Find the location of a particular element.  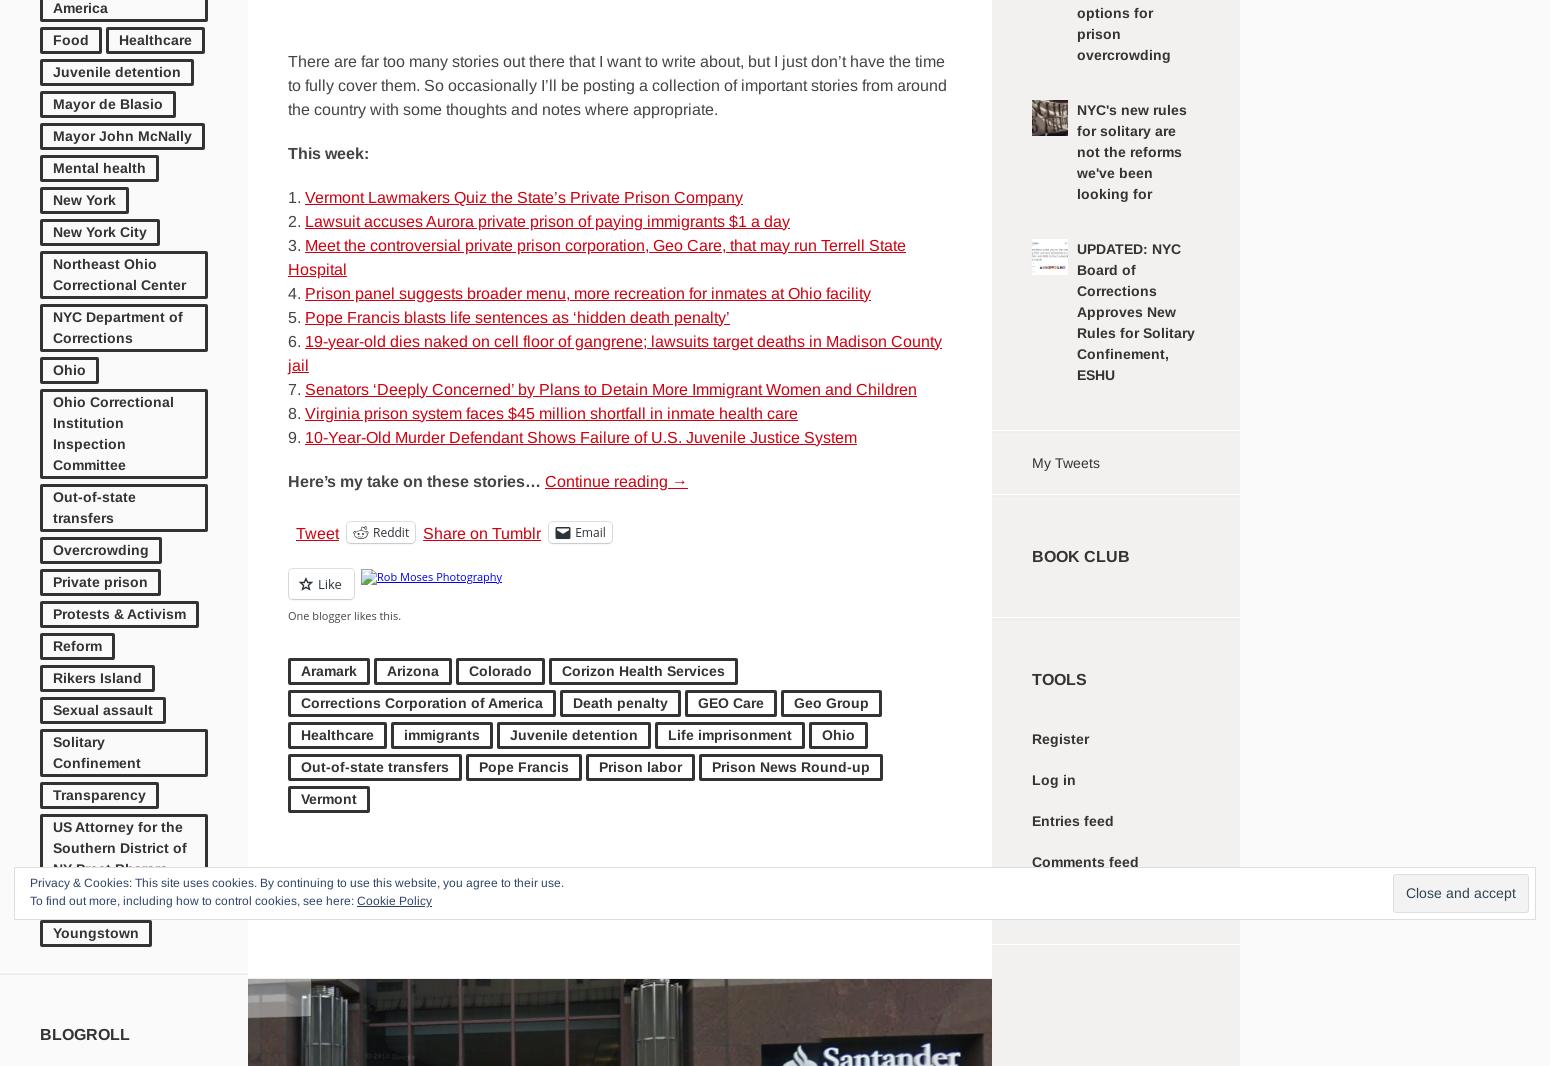

'My Tweets' is located at coordinates (1065, 462).